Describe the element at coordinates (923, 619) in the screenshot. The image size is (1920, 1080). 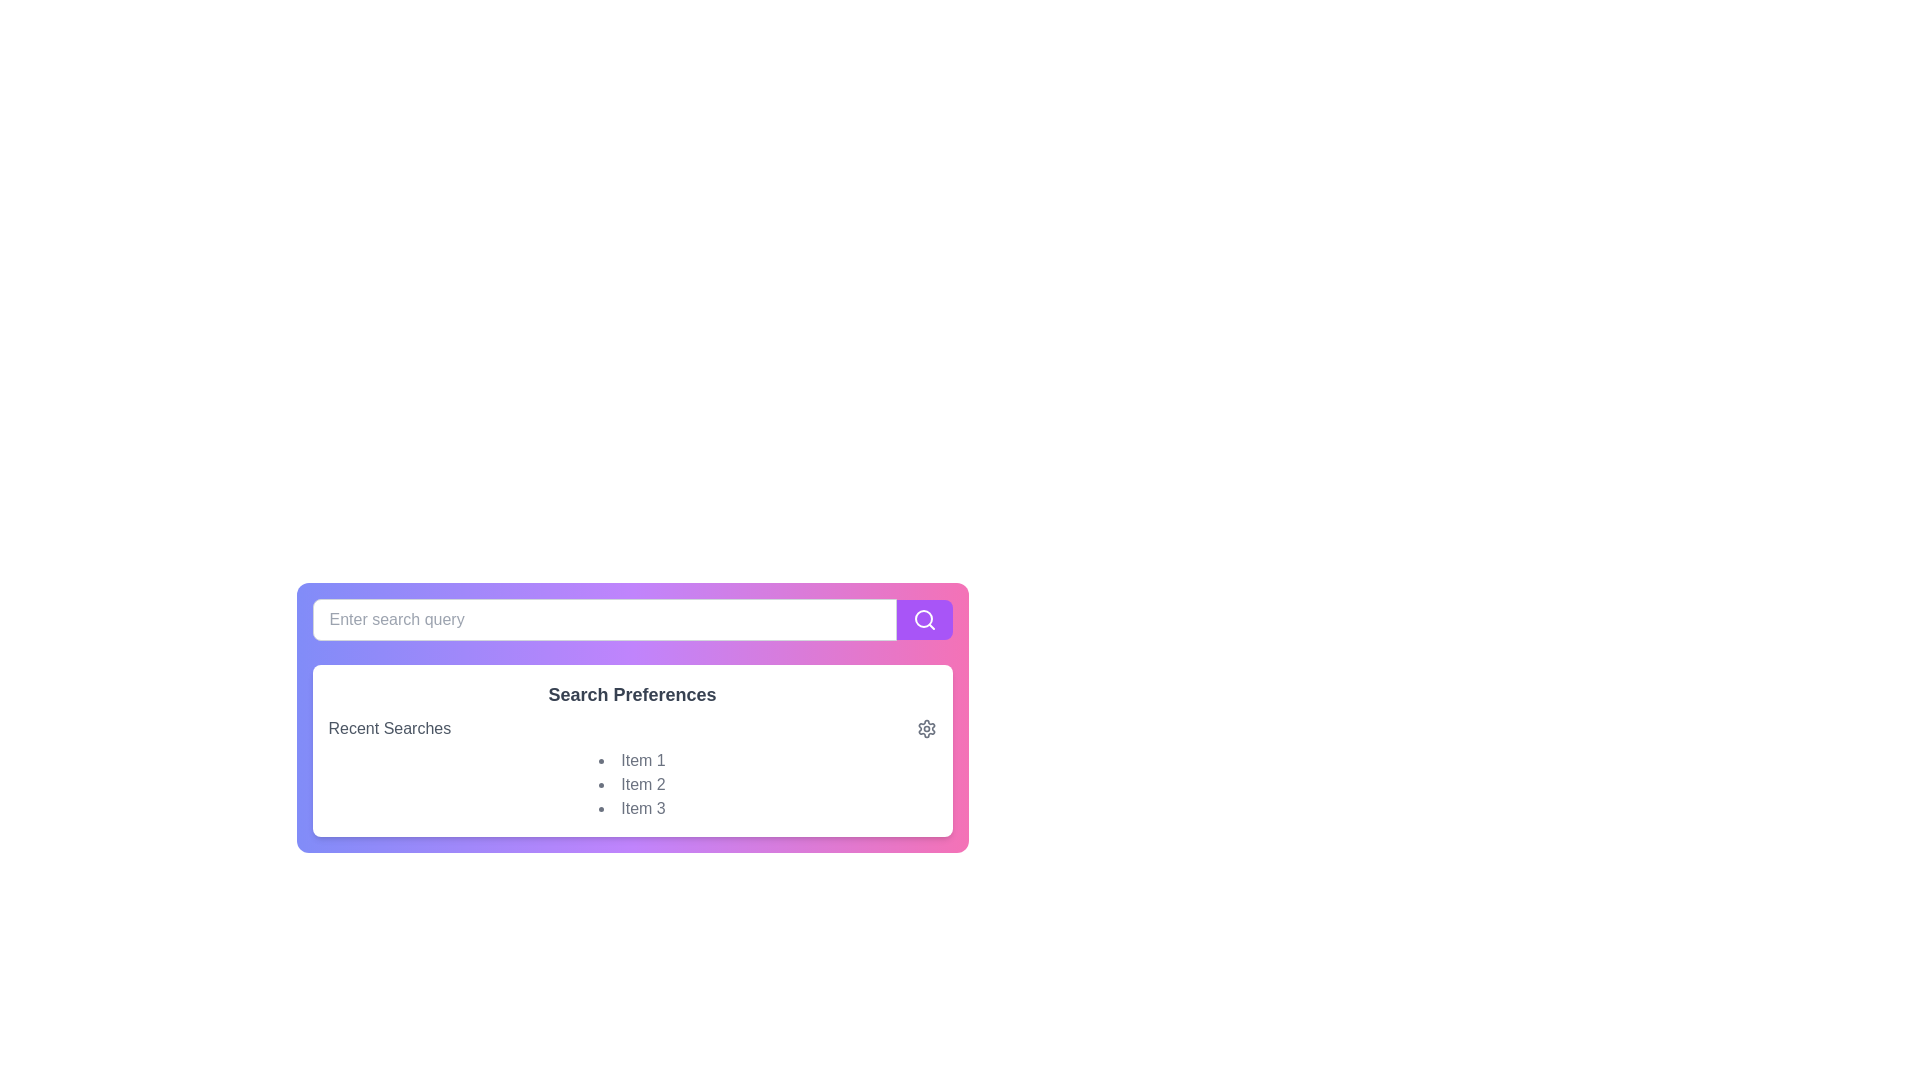
I see `the magnifying glass icon located at the right end of the purple button to initiate a search` at that location.